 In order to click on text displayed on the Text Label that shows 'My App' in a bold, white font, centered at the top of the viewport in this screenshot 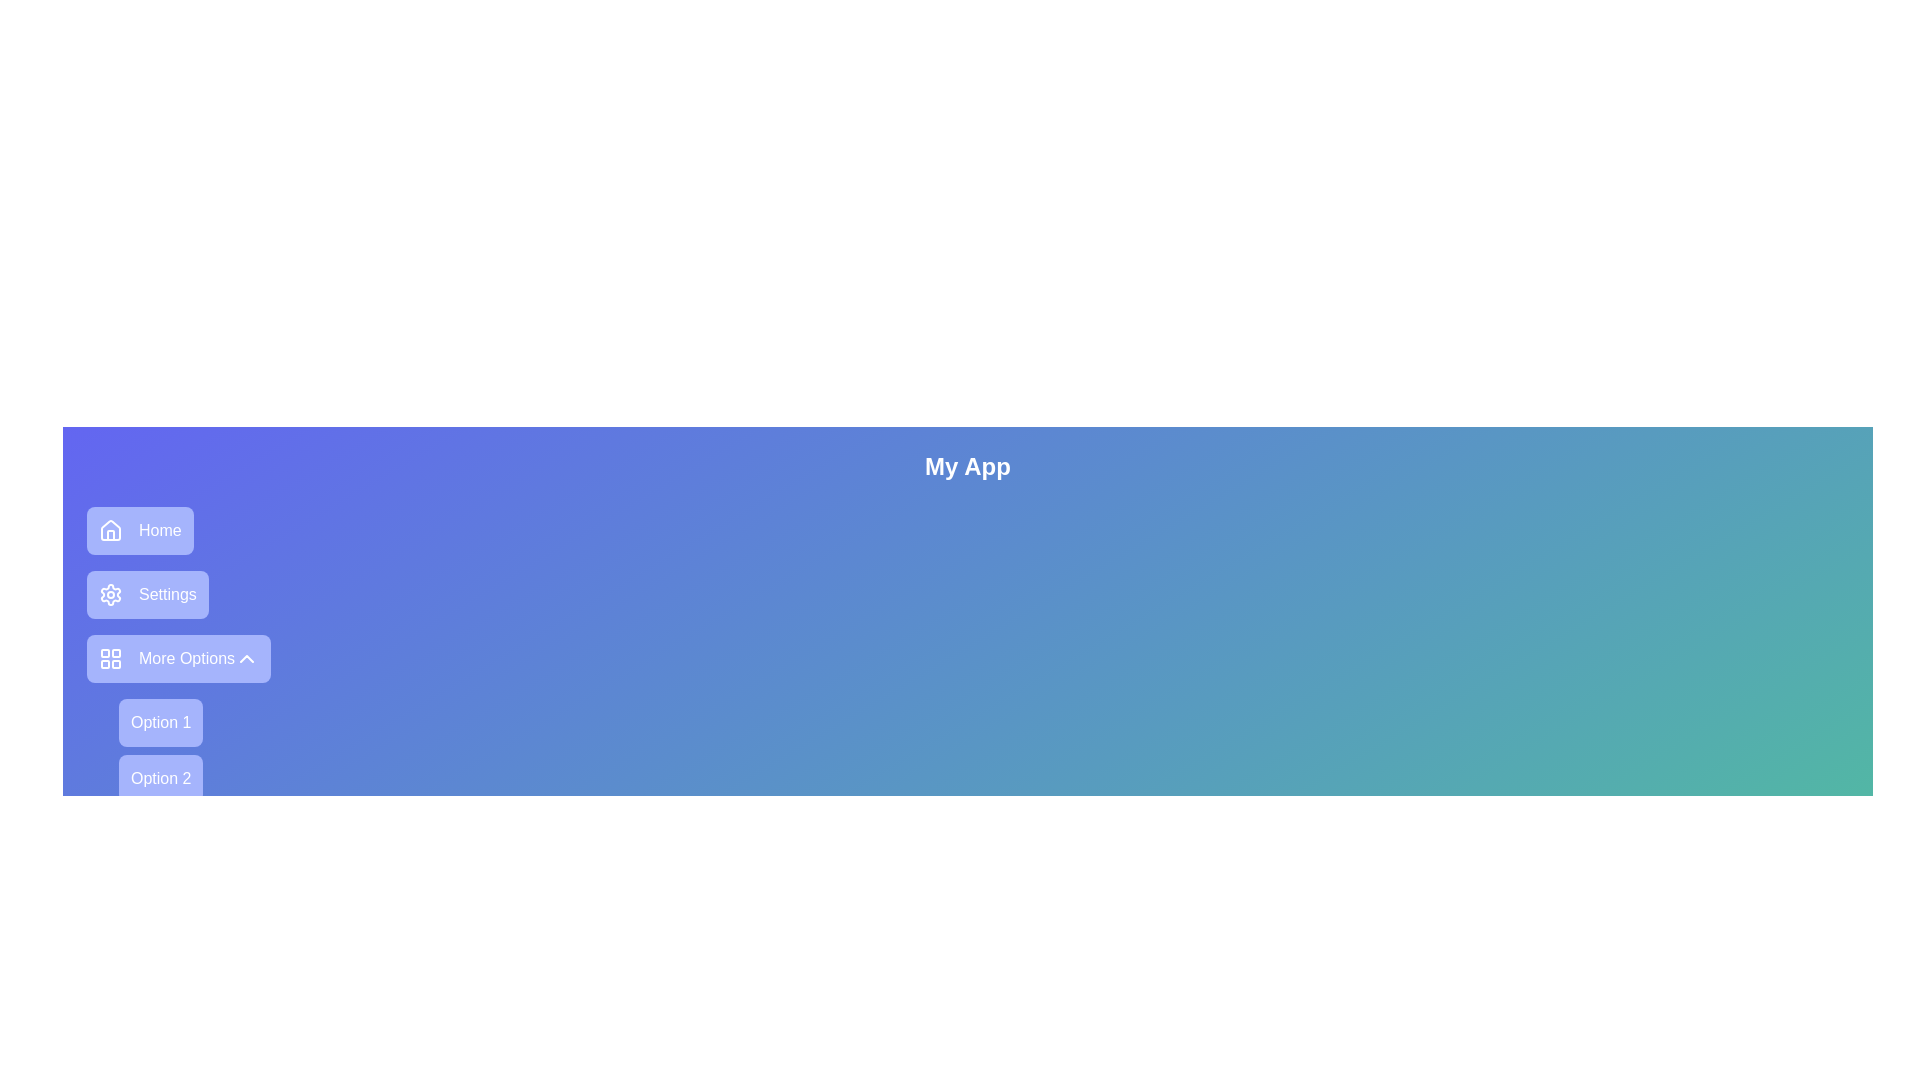, I will do `click(968, 466)`.